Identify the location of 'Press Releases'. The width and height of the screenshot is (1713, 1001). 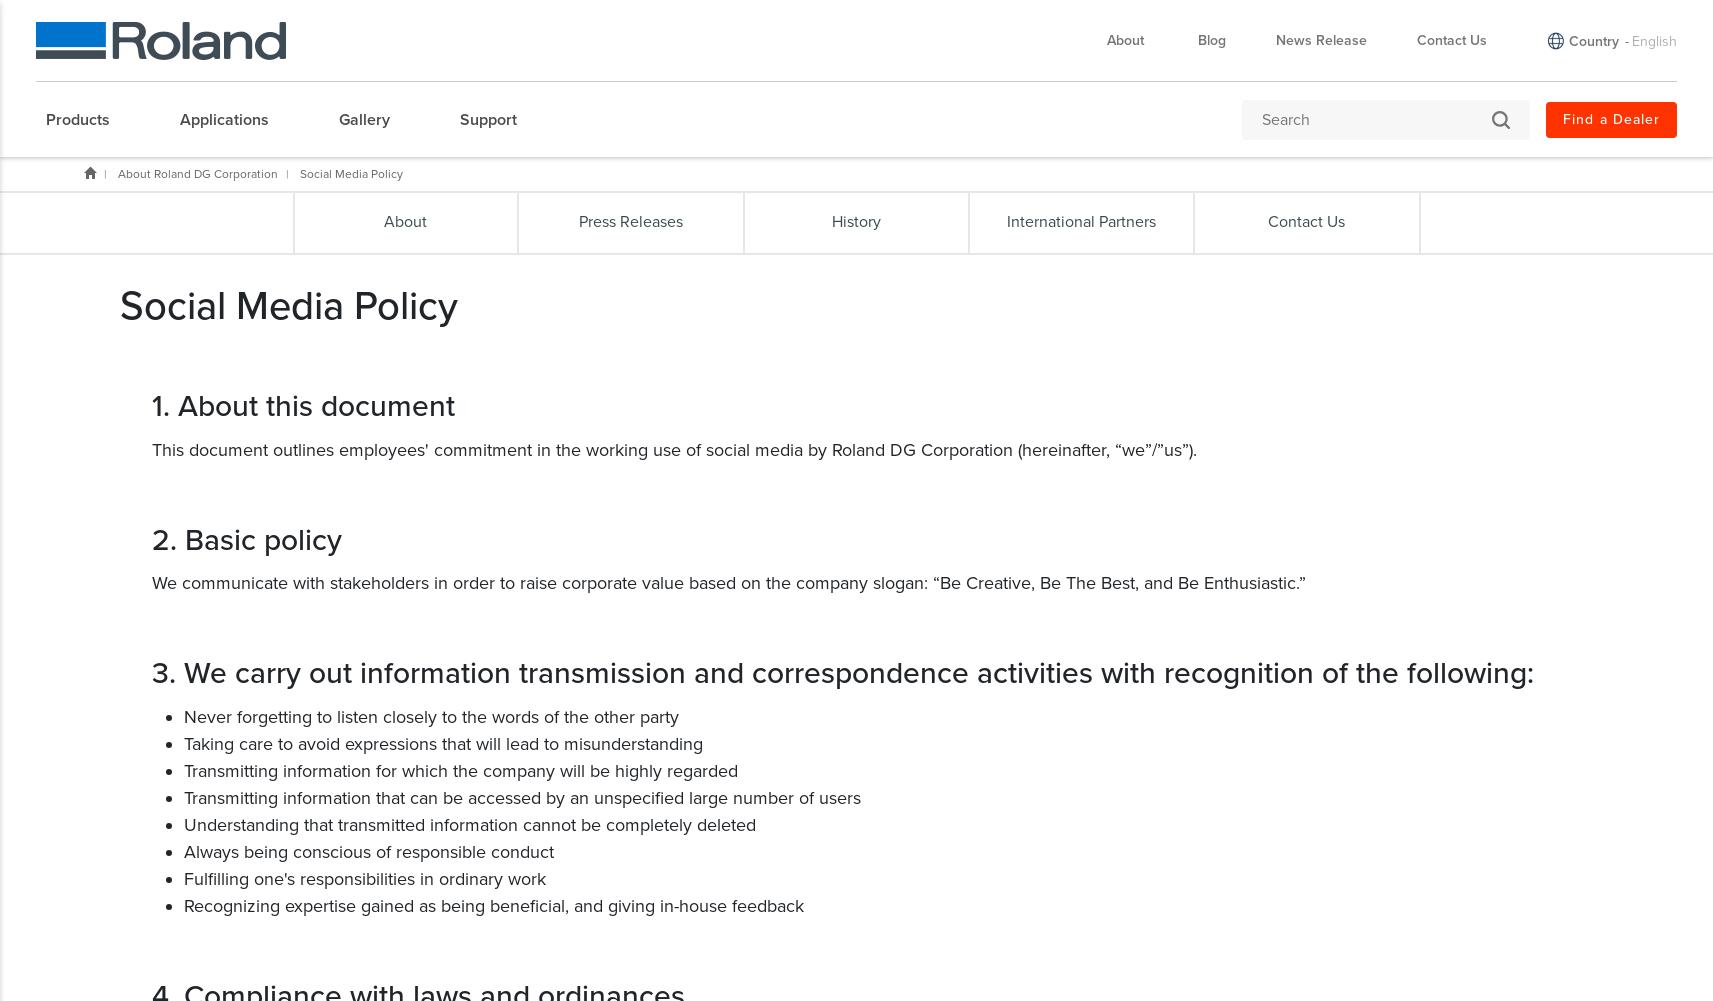
(578, 221).